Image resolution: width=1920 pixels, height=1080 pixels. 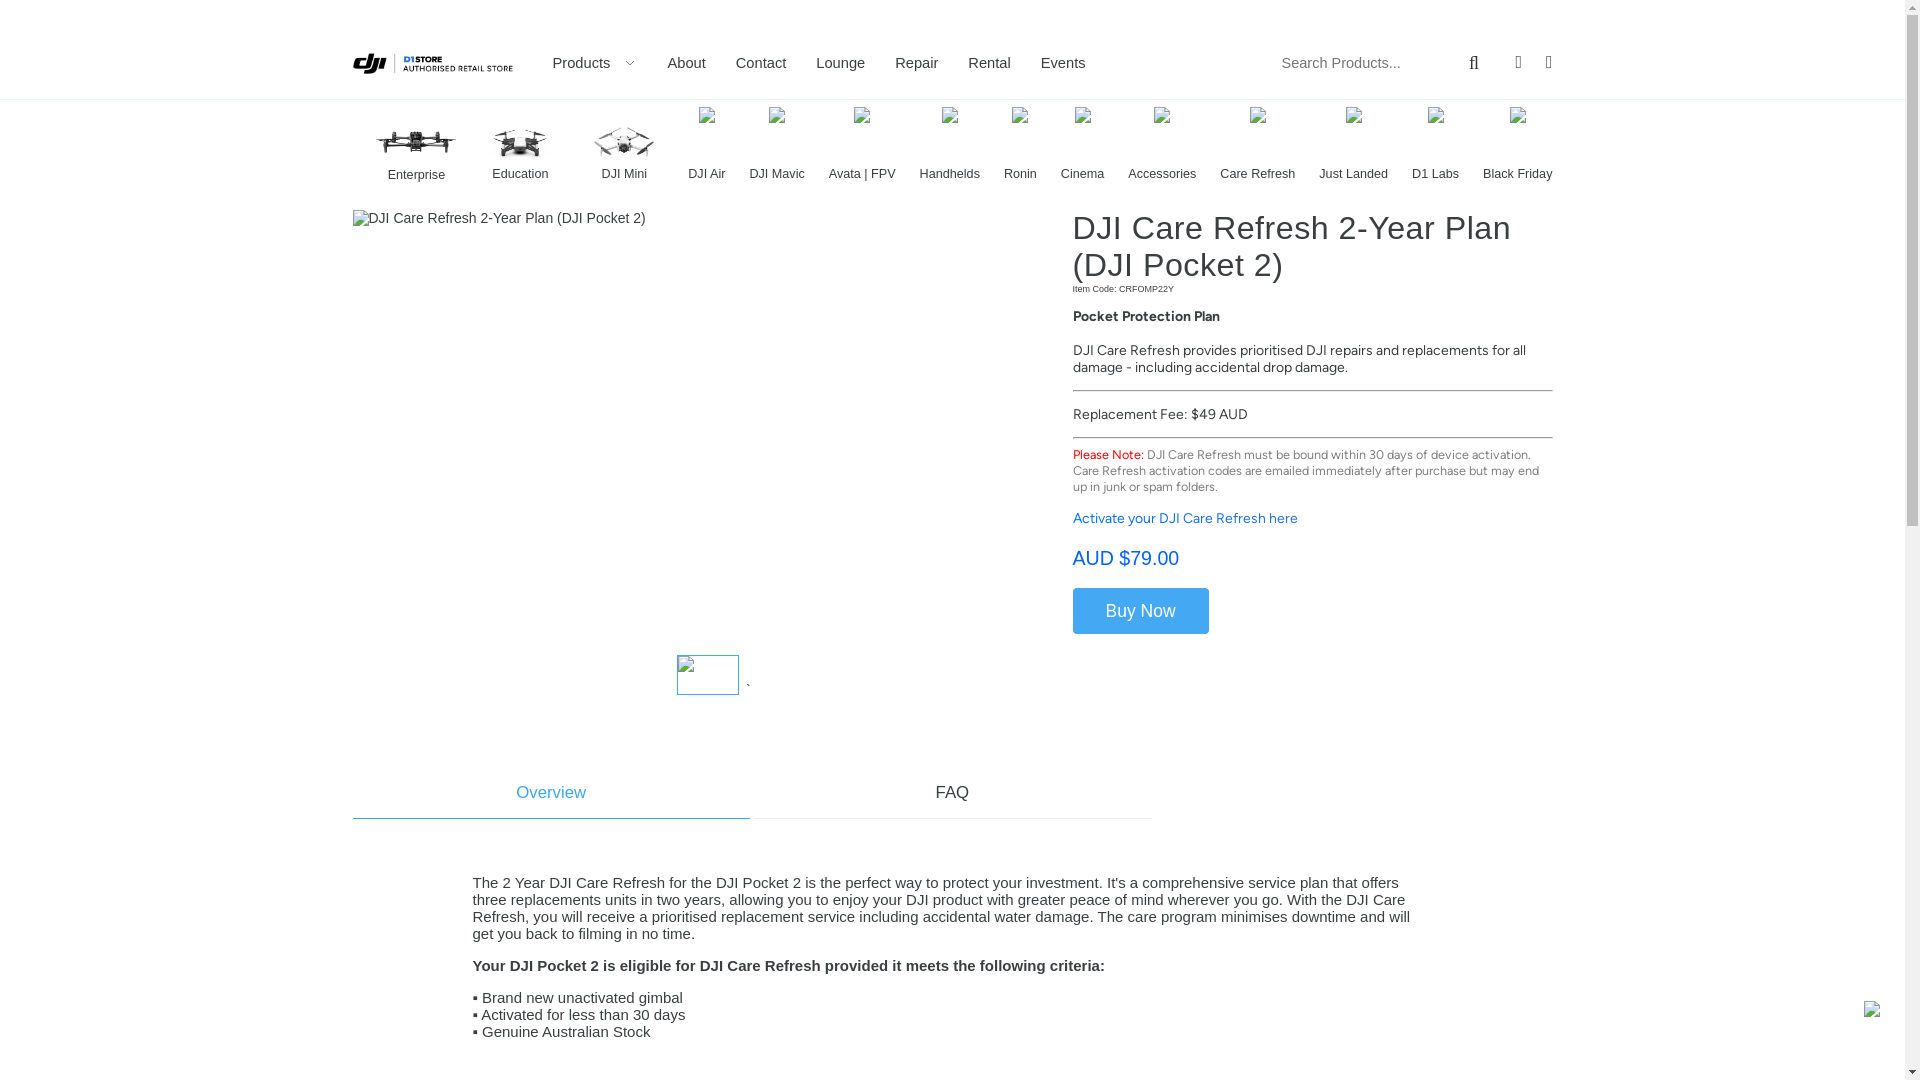 What do you see at coordinates (893, 61) in the screenshot?
I see `'Repair'` at bounding box center [893, 61].